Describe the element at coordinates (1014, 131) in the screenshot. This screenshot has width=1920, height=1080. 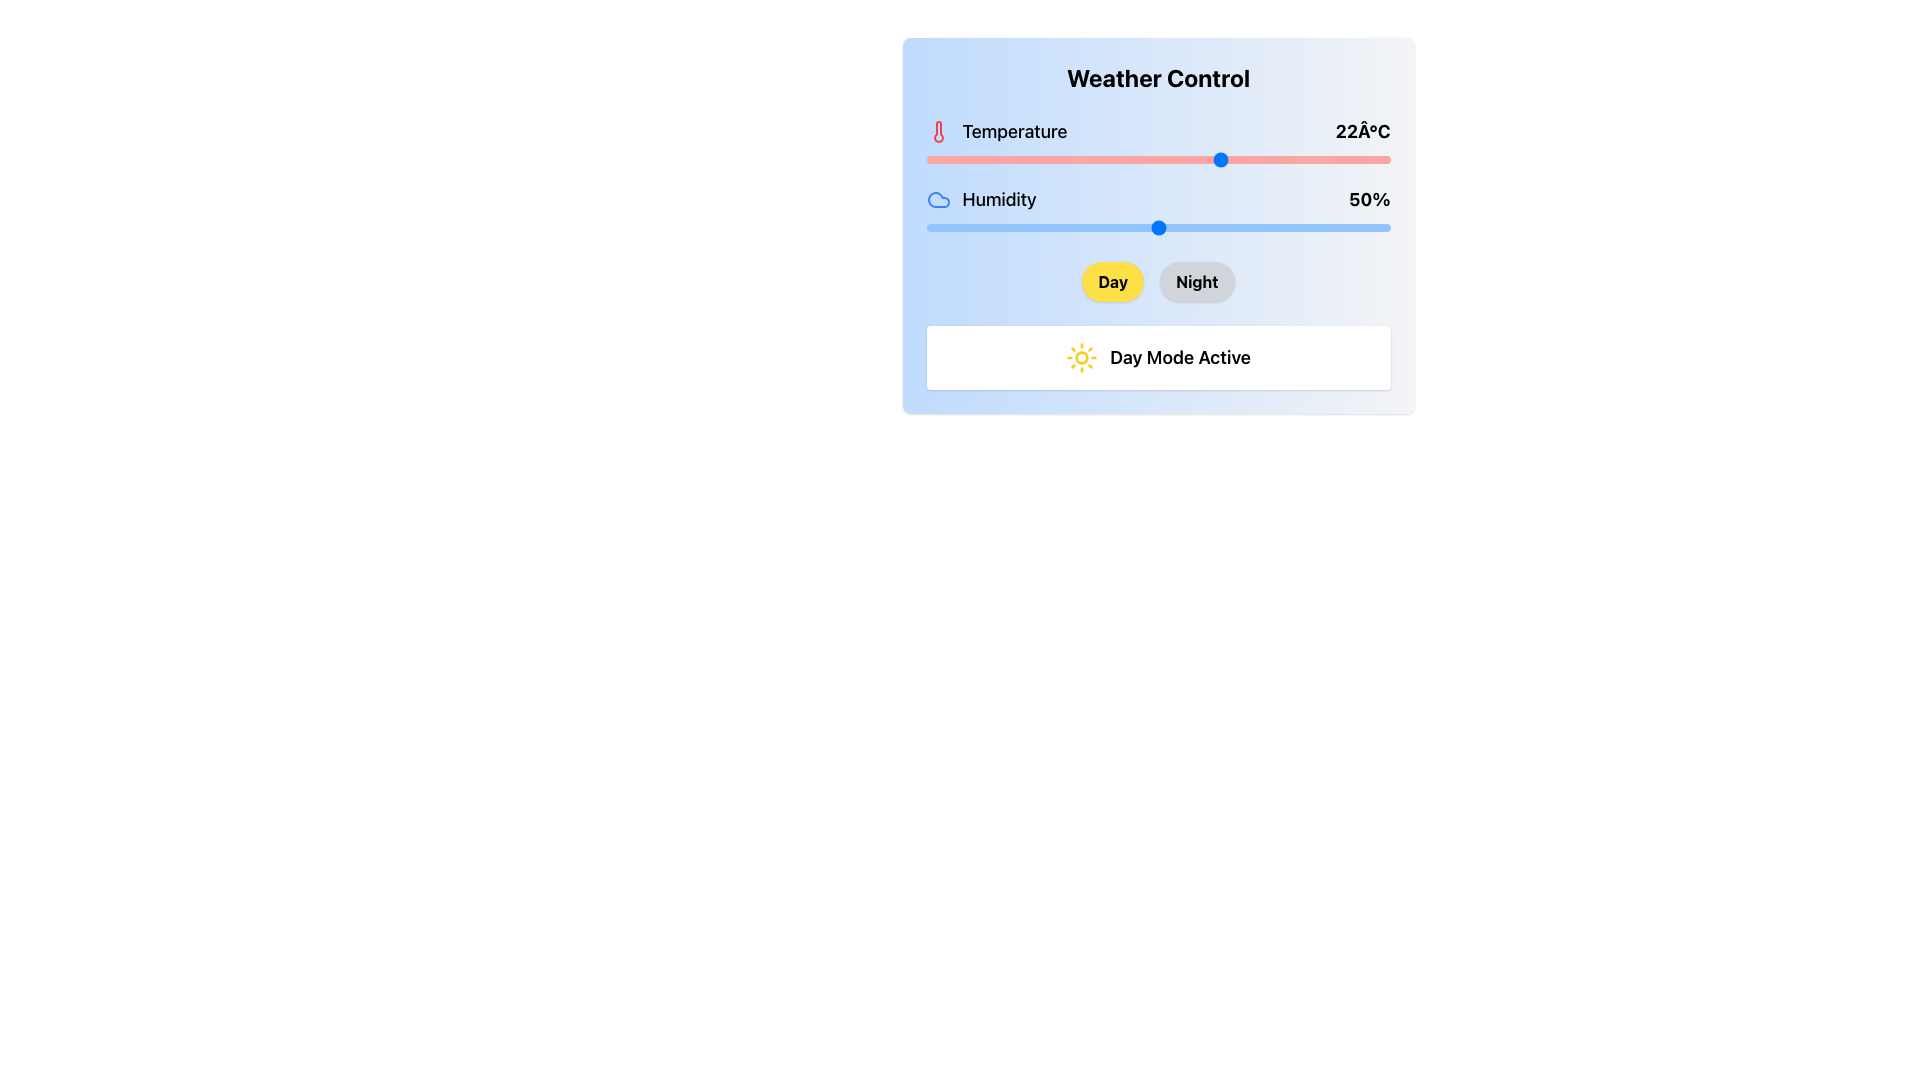
I see `the Text Label that indicates the temperature display and adjustment controls, positioned to the right of the thermometer icon under the main title 'Weather Control'` at that location.